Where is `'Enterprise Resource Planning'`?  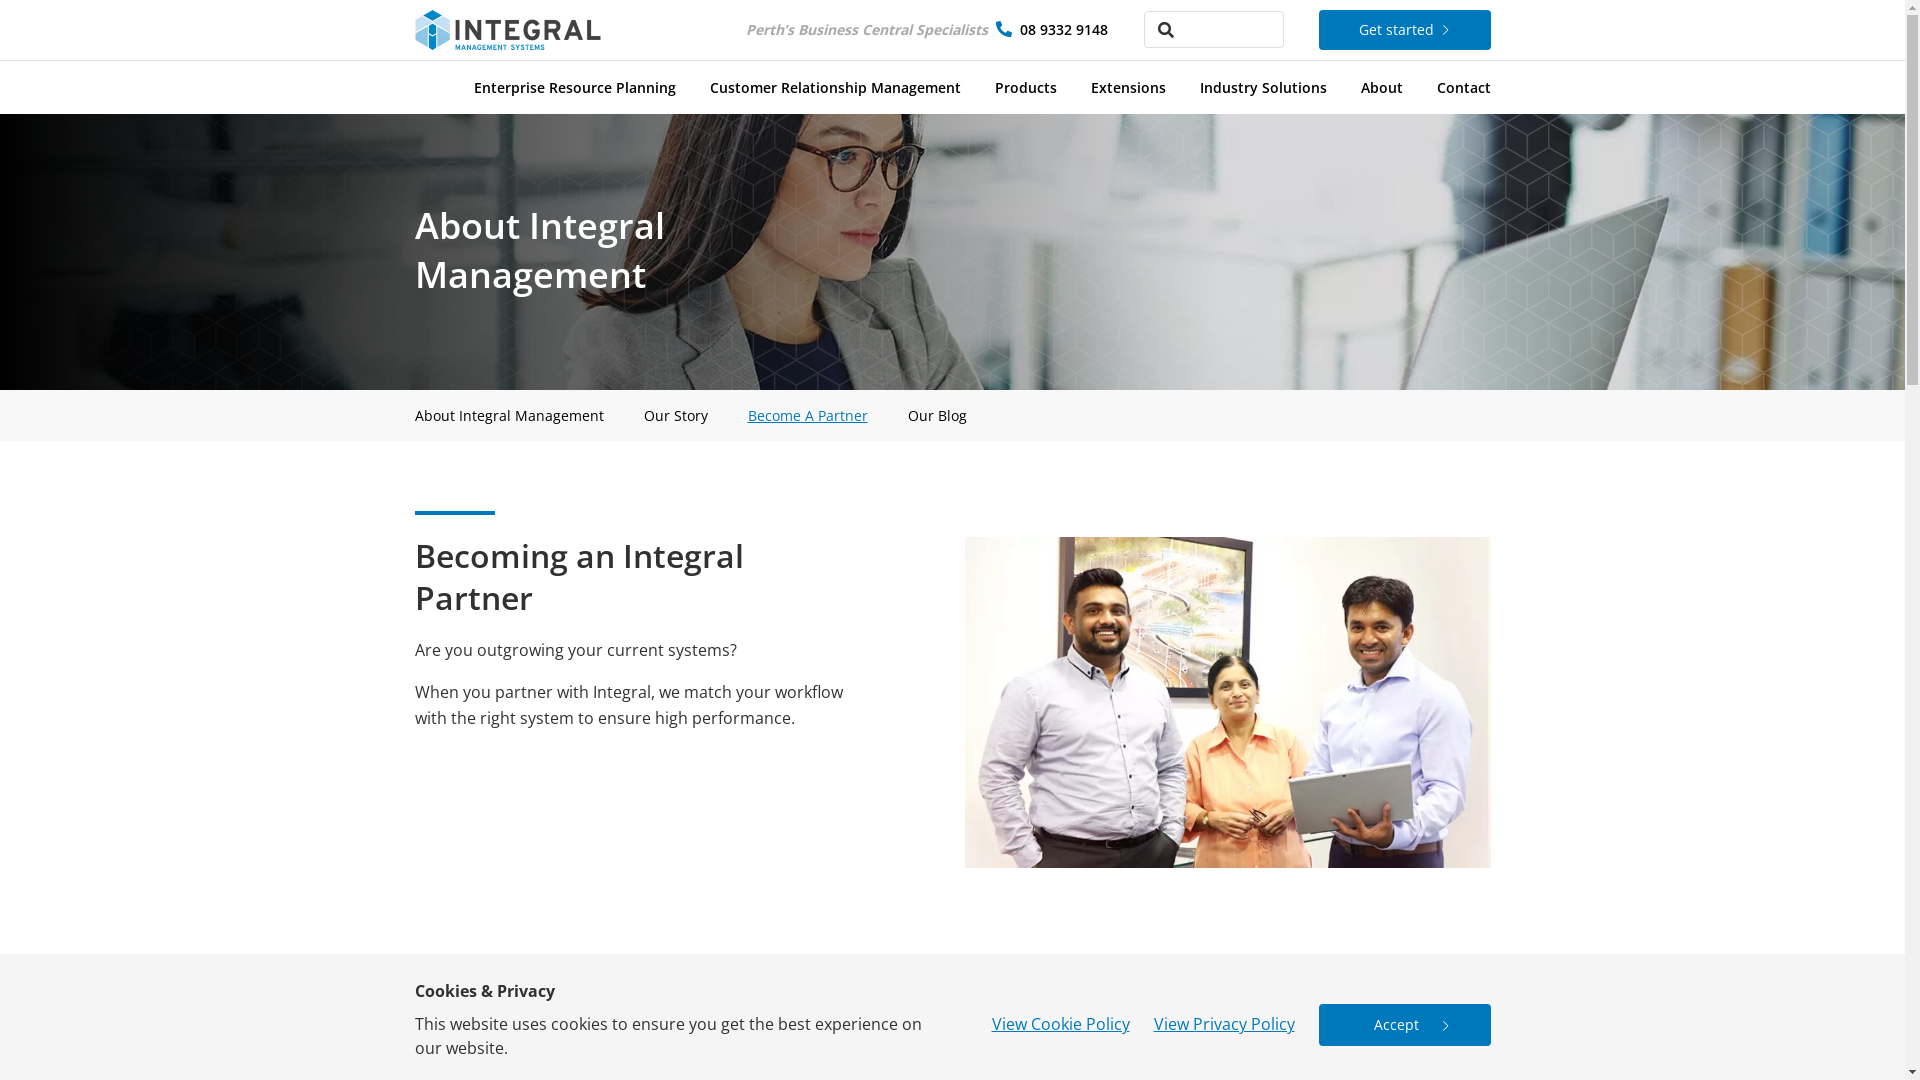
'Enterprise Resource Planning' is located at coordinates (473, 82).